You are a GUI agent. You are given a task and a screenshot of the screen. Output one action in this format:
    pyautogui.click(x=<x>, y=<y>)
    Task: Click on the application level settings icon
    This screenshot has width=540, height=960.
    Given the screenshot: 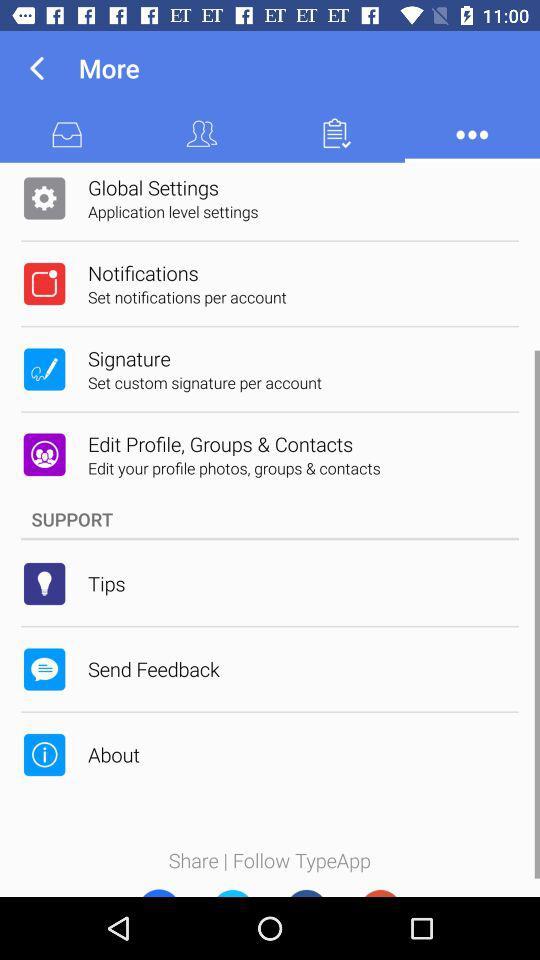 What is the action you would take?
    pyautogui.click(x=173, y=211)
    